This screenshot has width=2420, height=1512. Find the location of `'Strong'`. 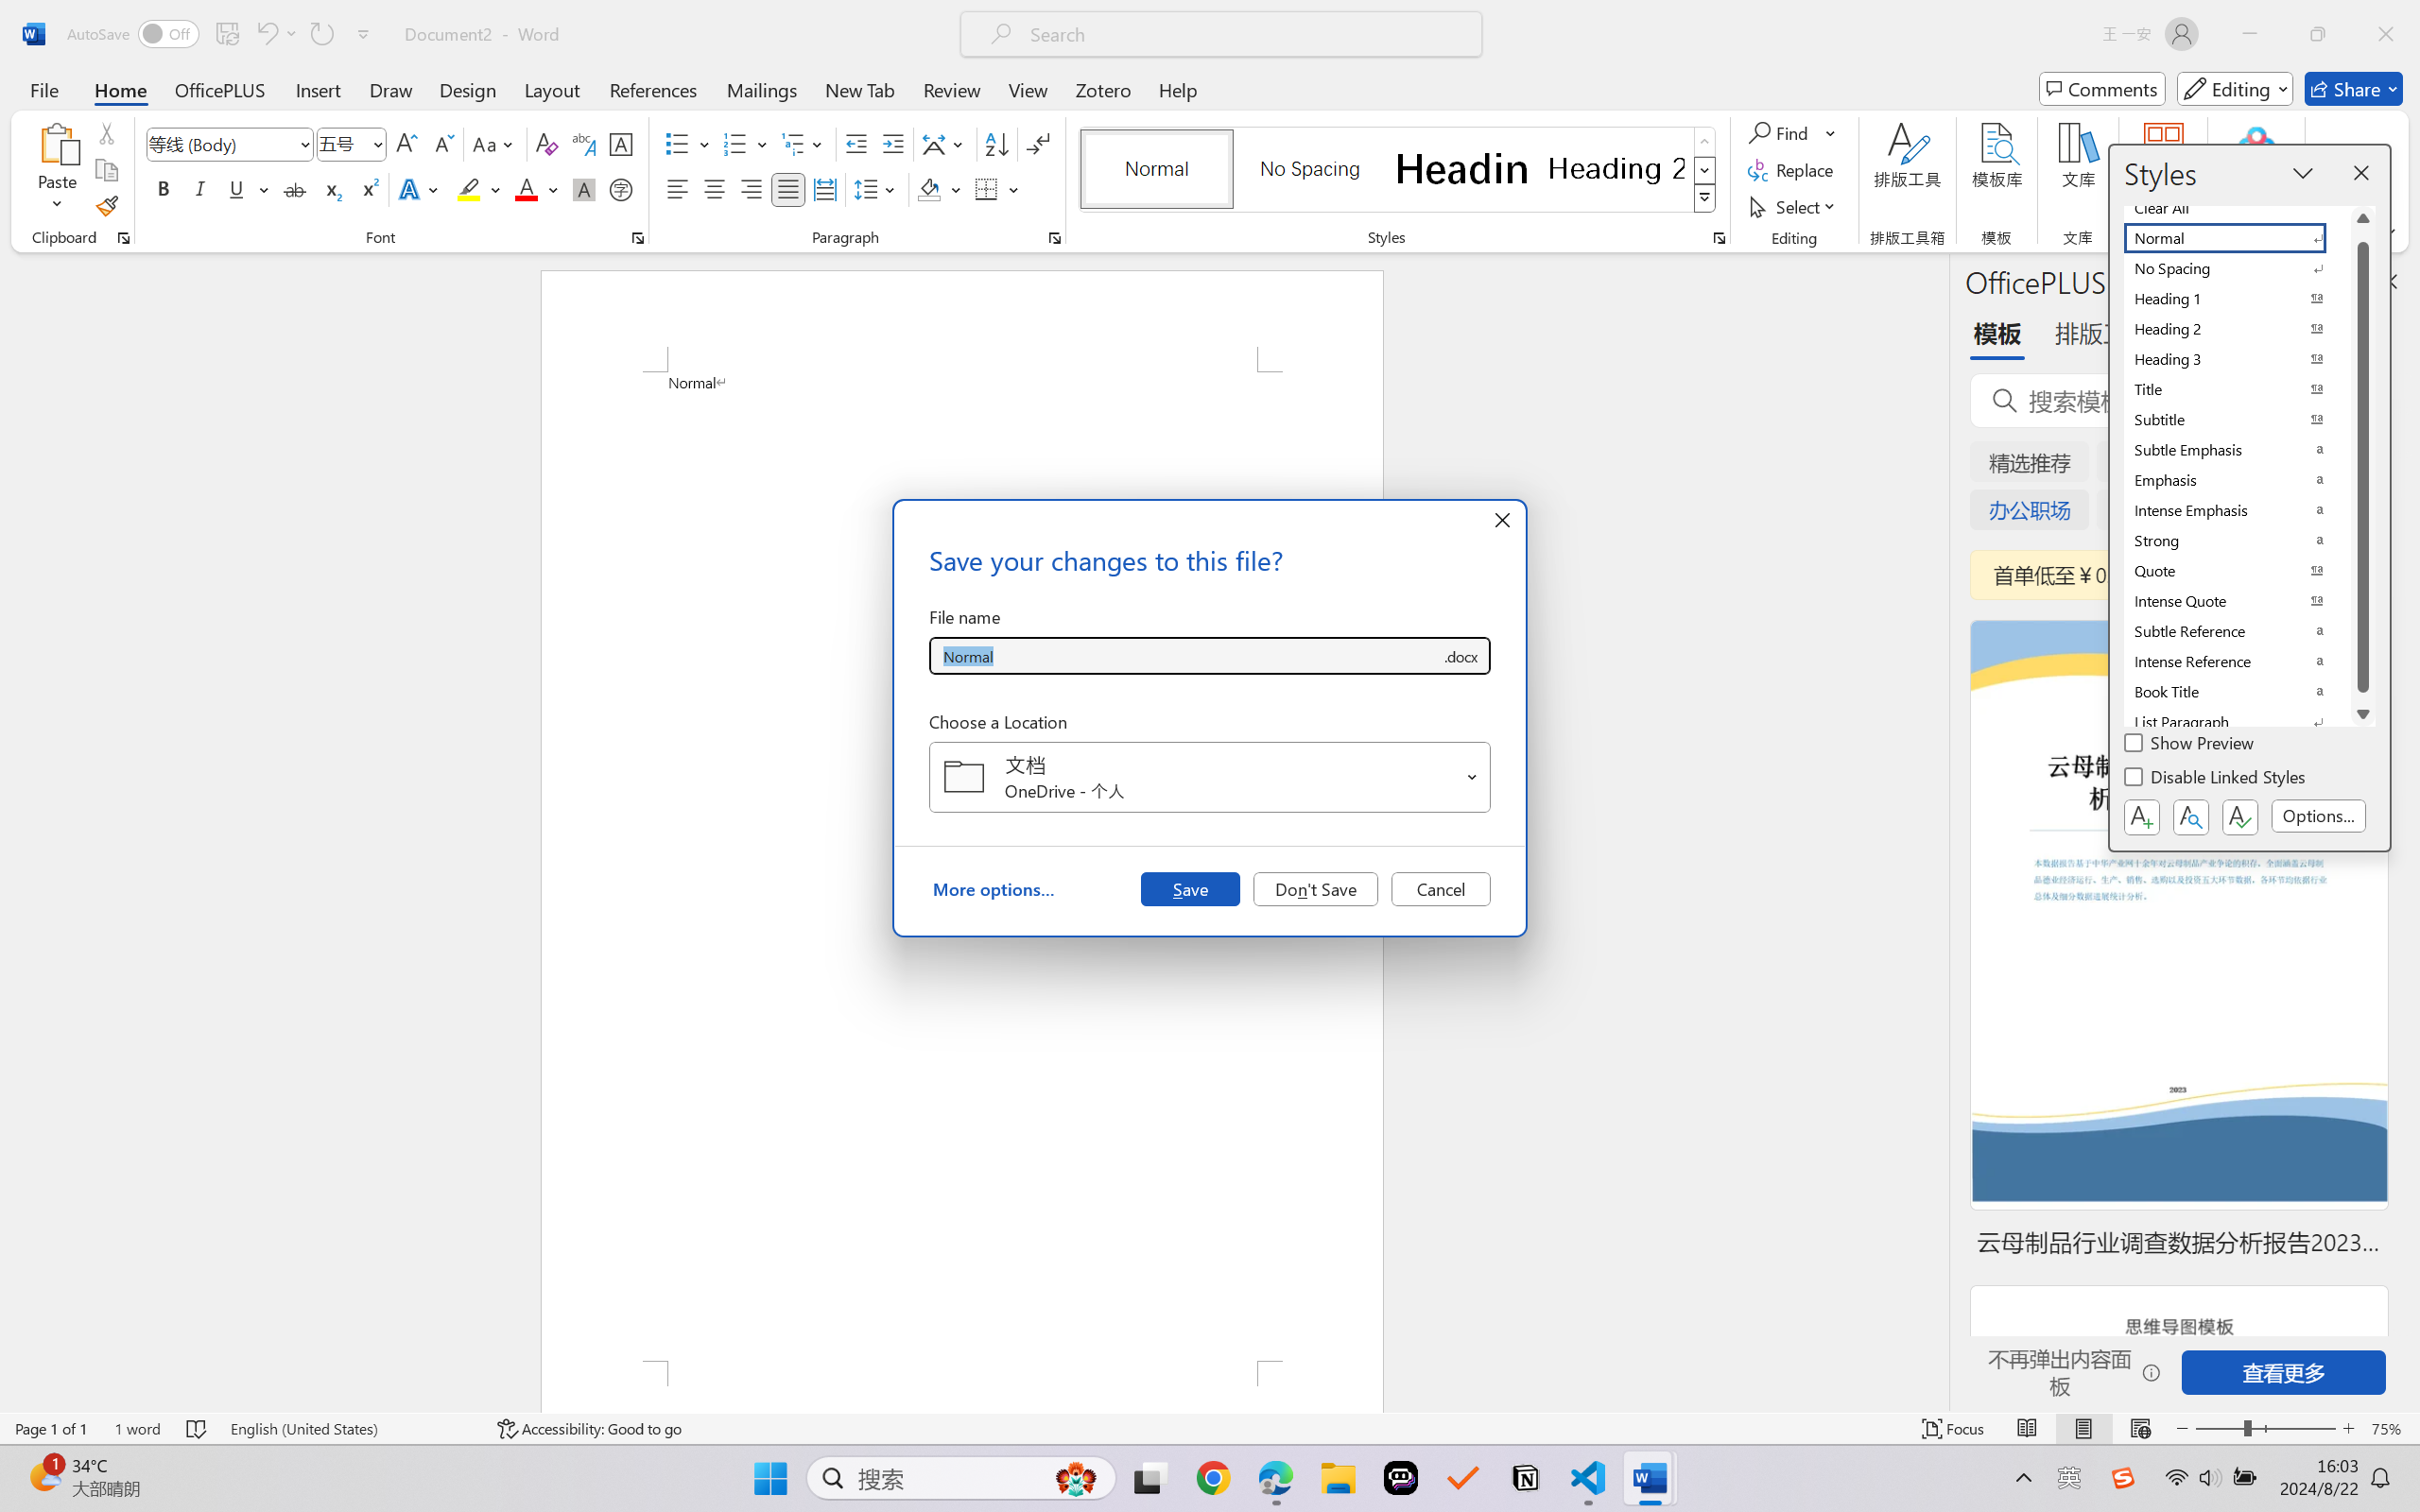

'Strong' is located at coordinates (2237, 540).